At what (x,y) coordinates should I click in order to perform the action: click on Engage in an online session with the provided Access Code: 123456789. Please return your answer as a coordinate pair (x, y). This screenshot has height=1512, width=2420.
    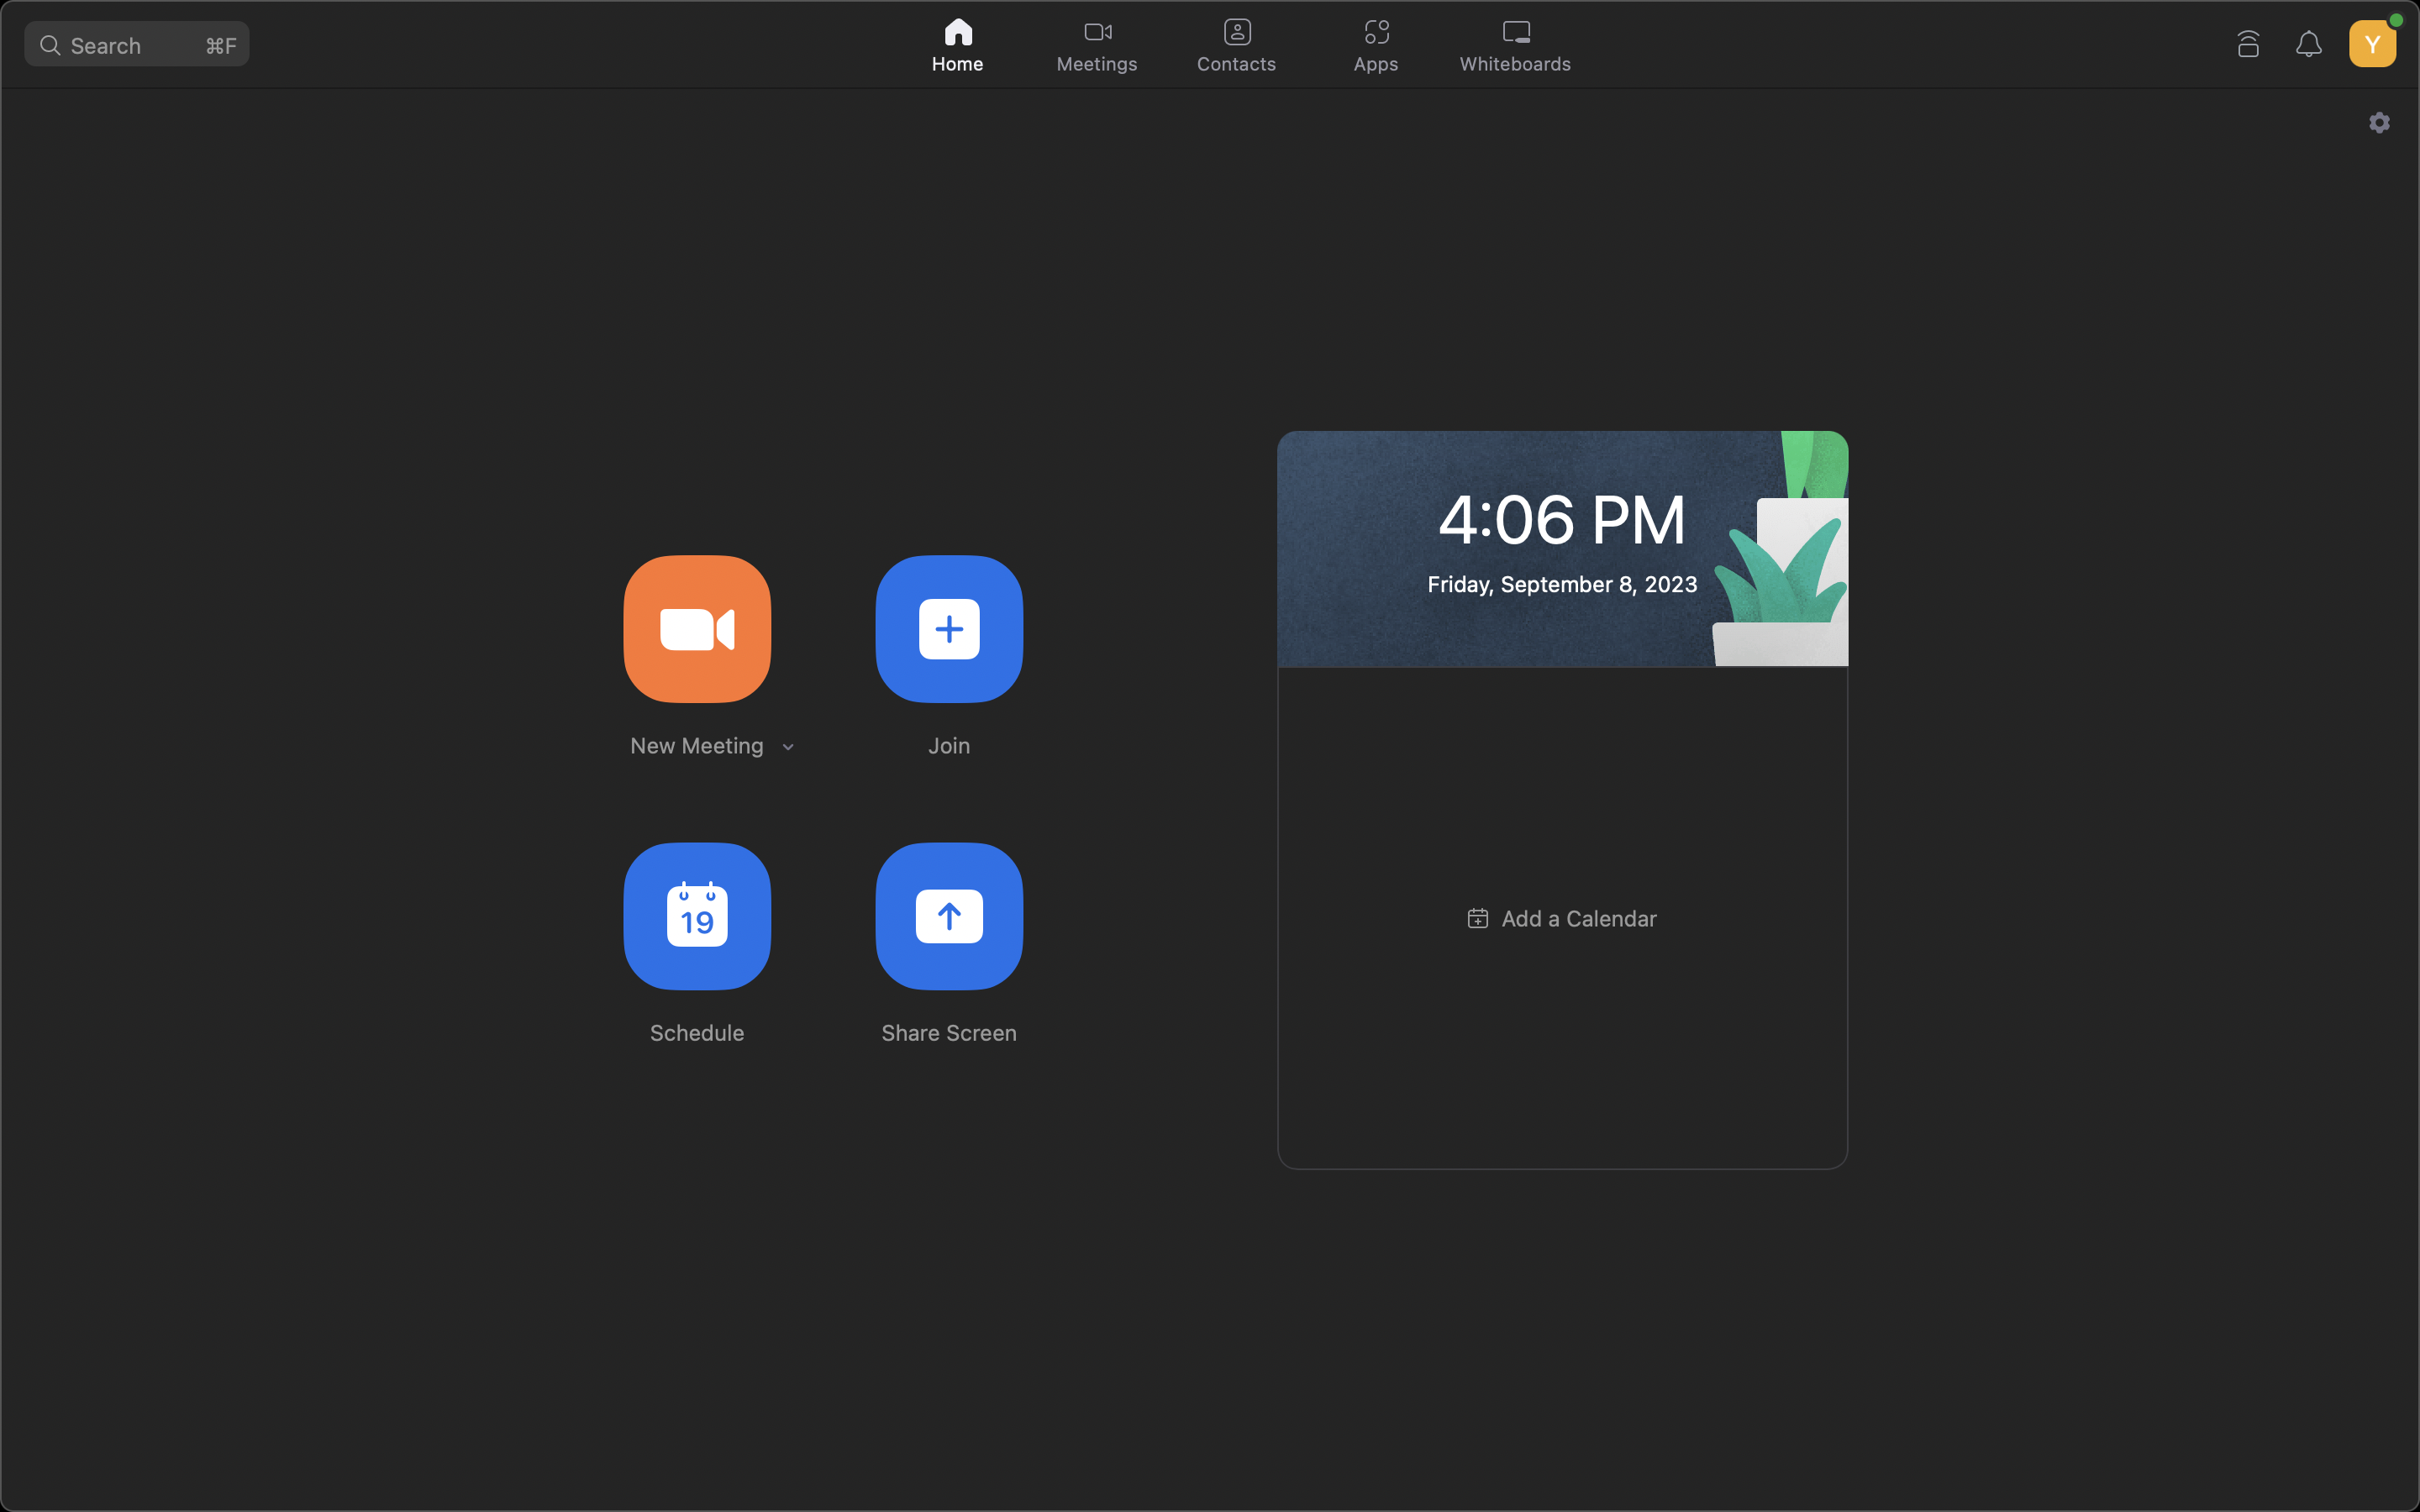
    Looking at the image, I should click on (948, 626).